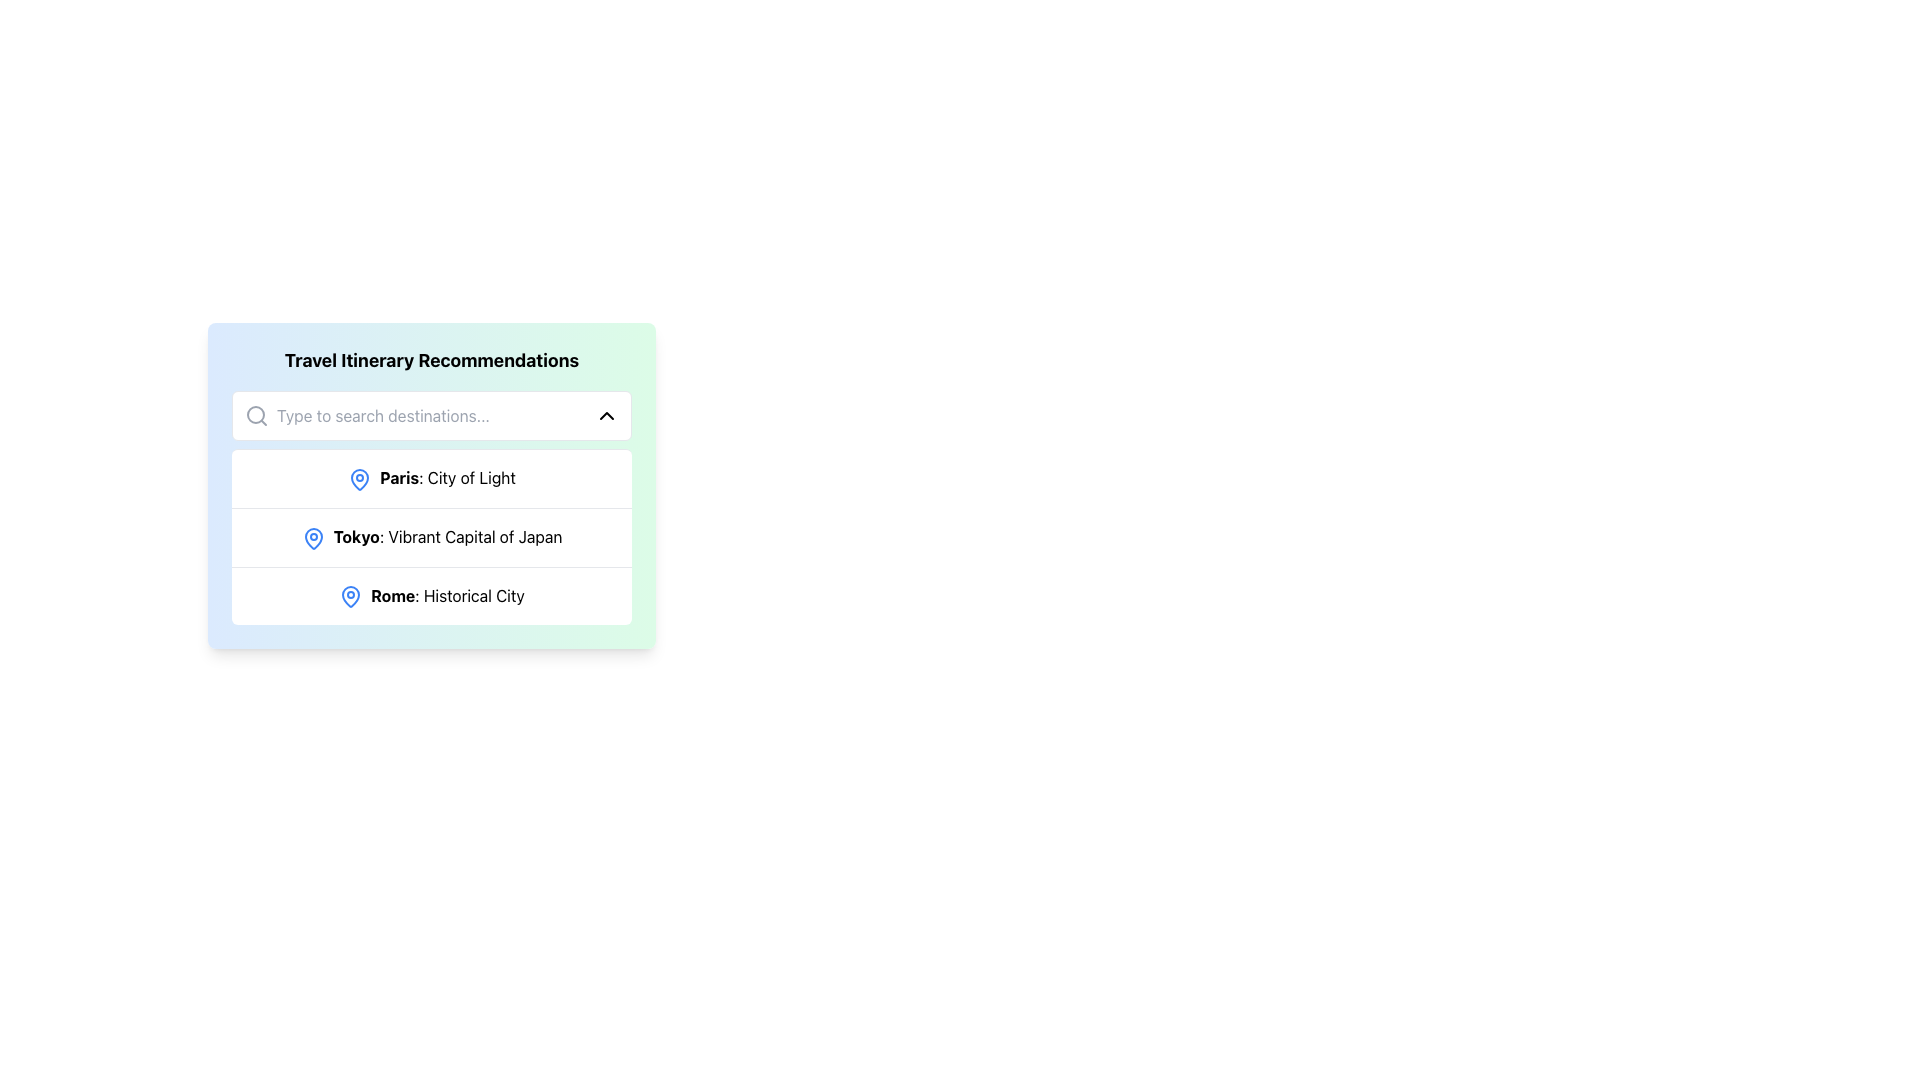 The image size is (1920, 1080). What do you see at coordinates (312, 537) in the screenshot?
I see `the pin icon representing the geographic location for 'Tokyo: Vibrant Capital of Japan', which is the second item in the travel itinerary recommendations list` at bounding box center [312, 537].